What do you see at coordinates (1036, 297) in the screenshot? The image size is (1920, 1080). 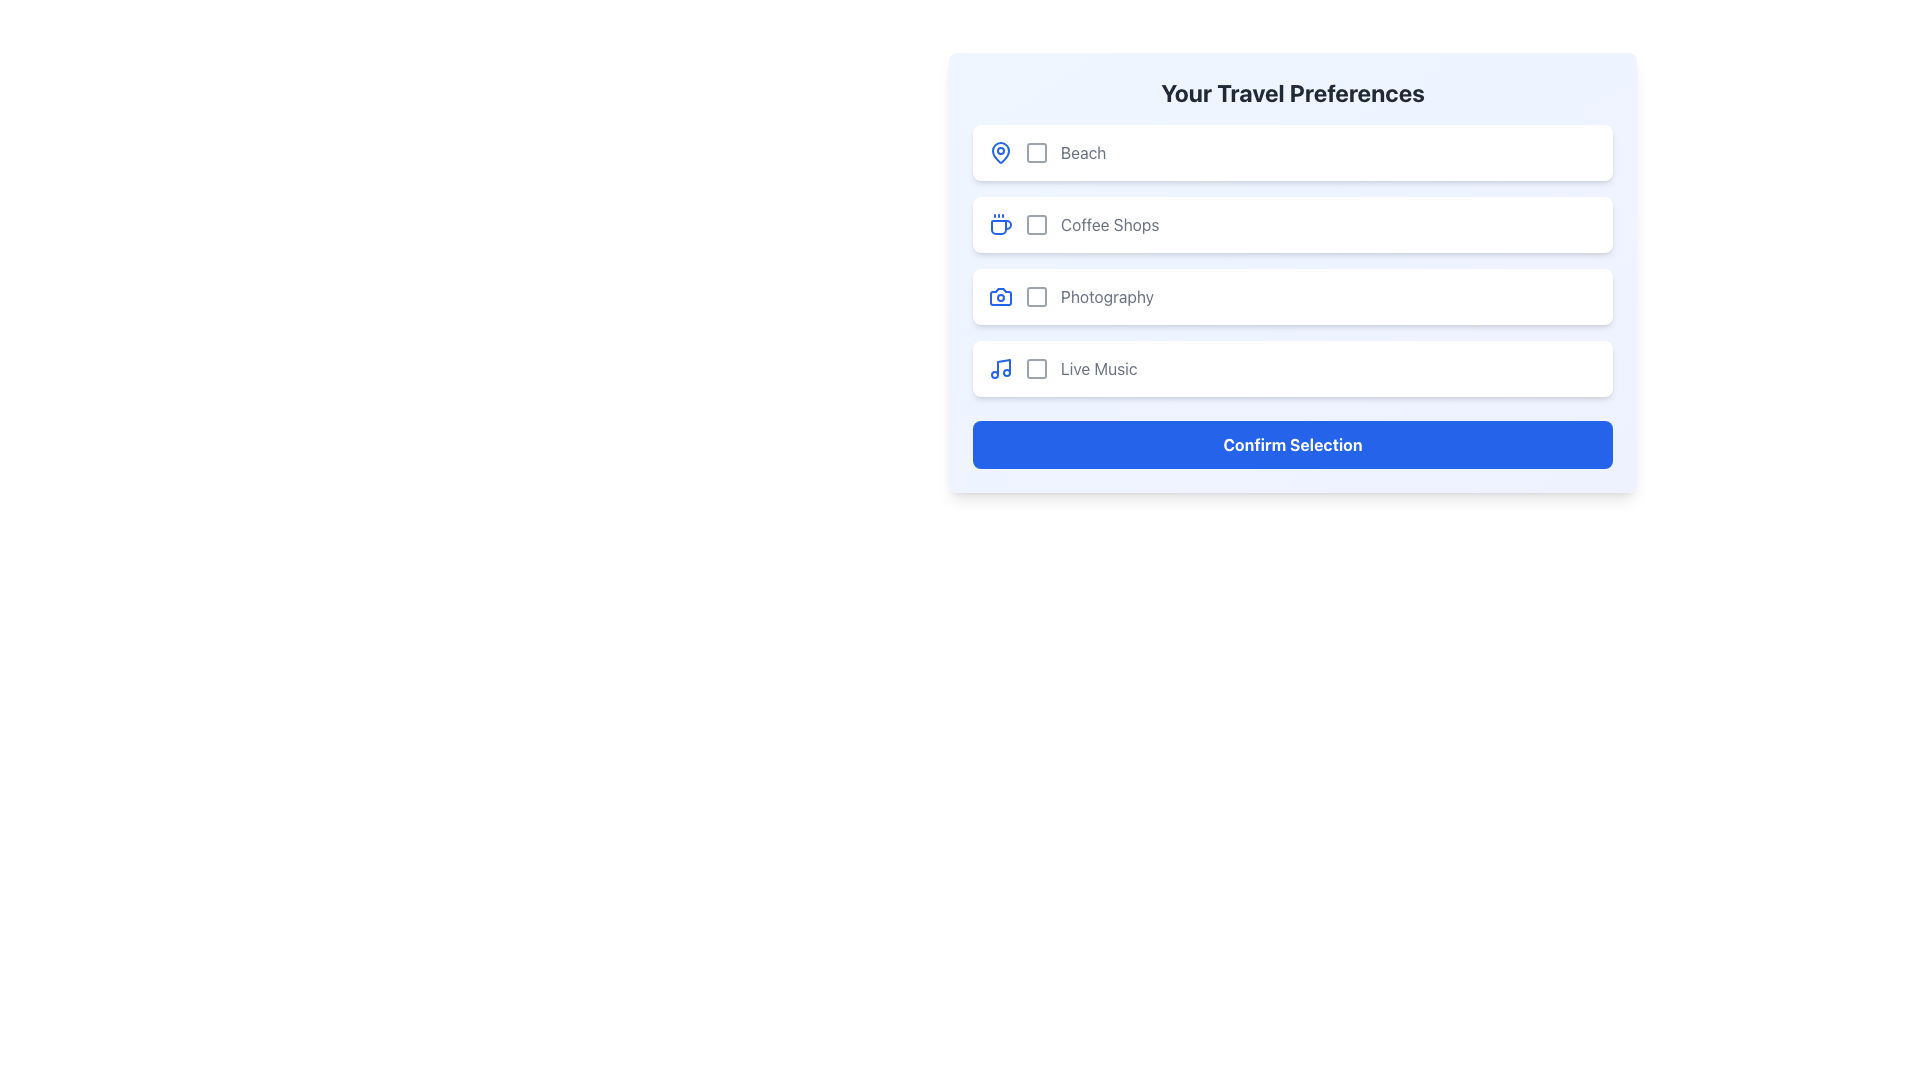 I see `the 'Photography' checkbox to summon the context menu` at bounding box center [1036, 297].